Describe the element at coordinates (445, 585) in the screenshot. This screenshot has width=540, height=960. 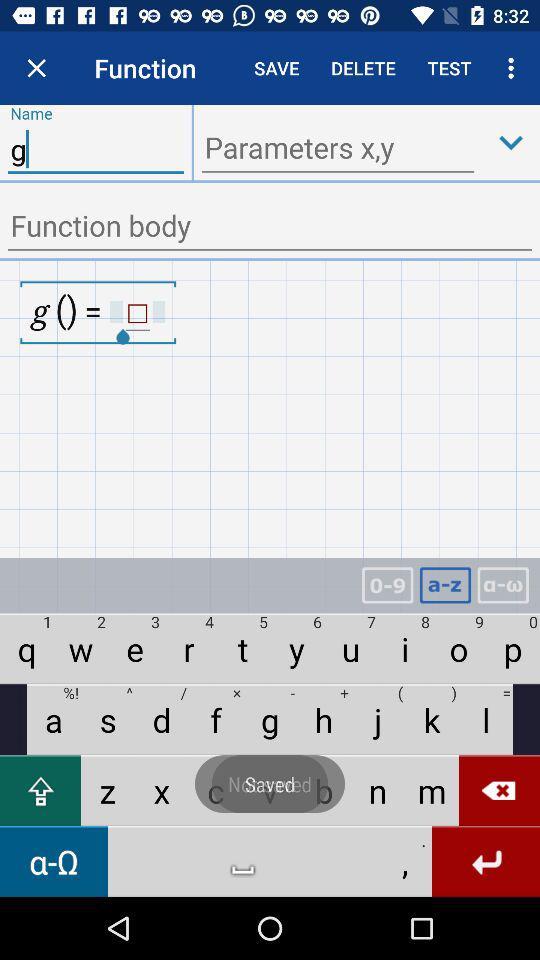
I see `letter option` at that location.